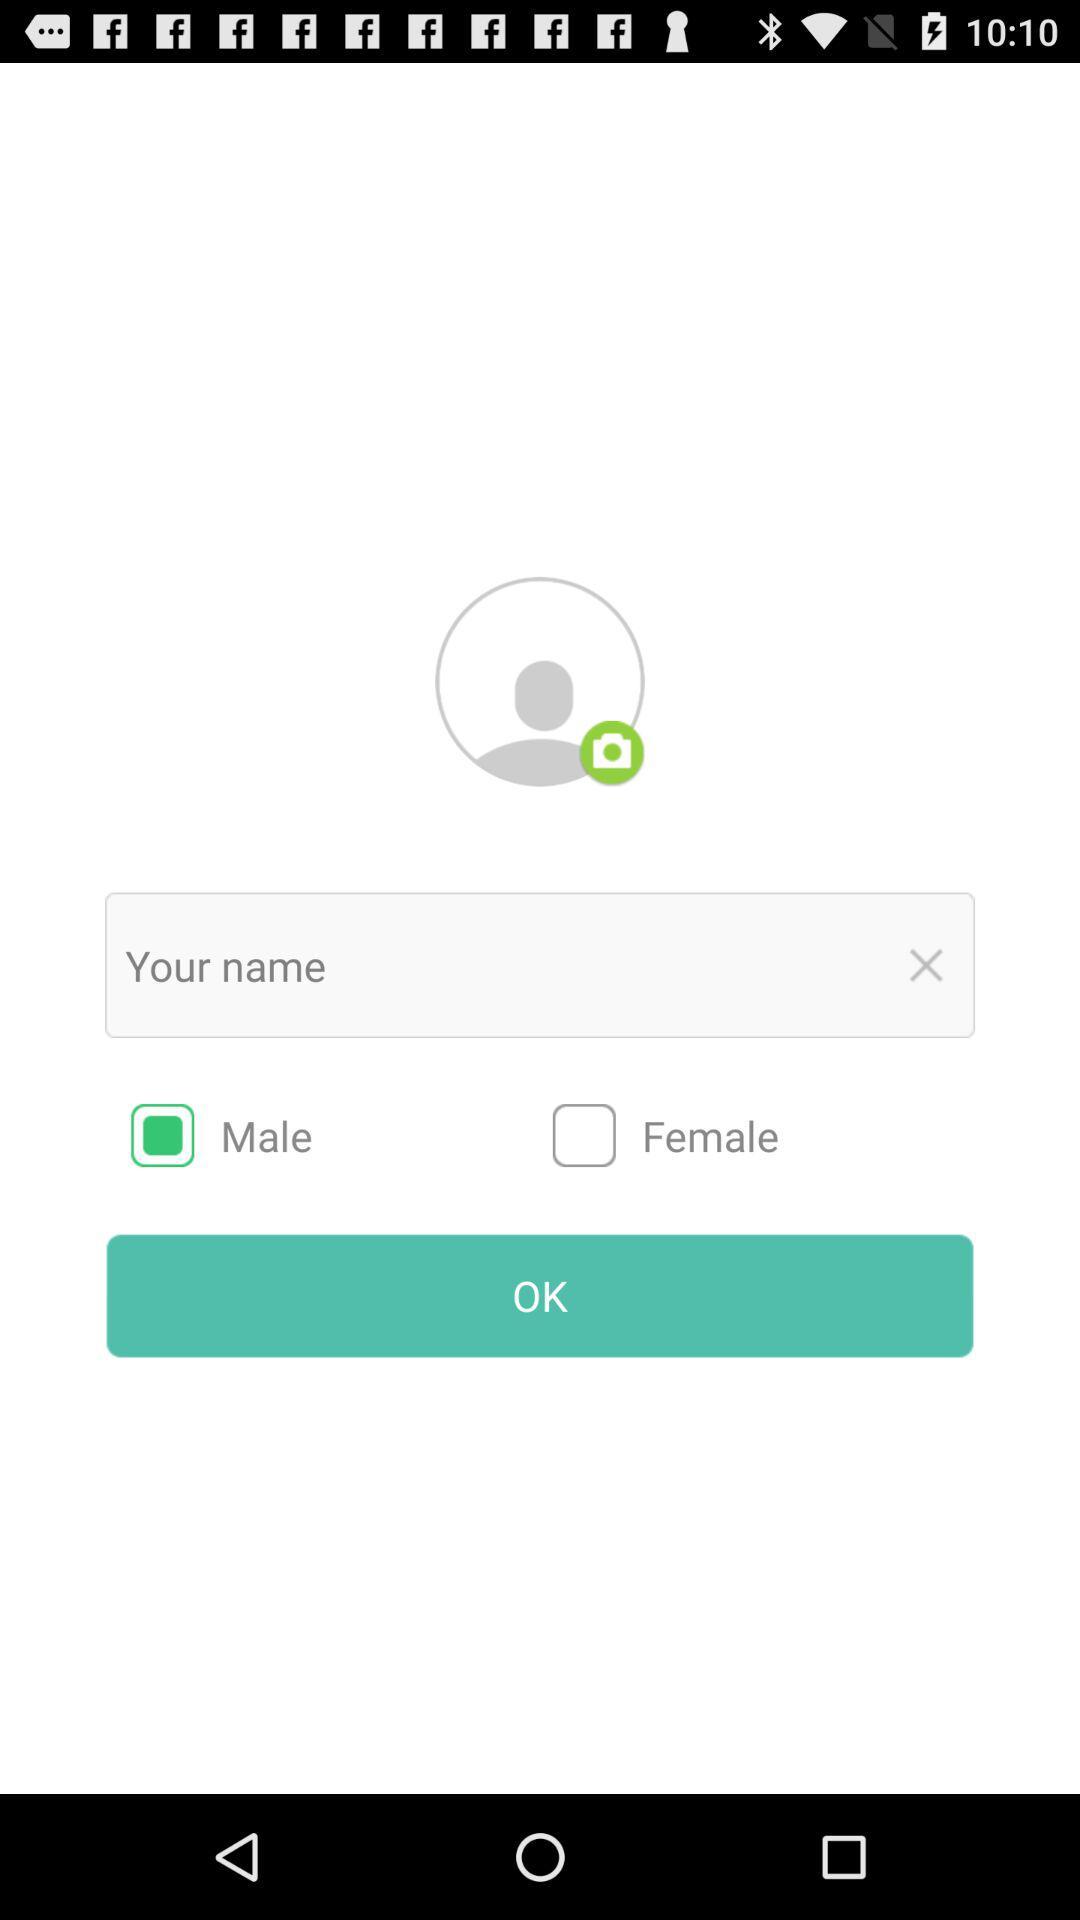 The width and height of the screenshot is (1080, 1920). What do you see at coordinates (540, 681) in the screenshot?
I see `profile picture` at bounding box center [540, 681].